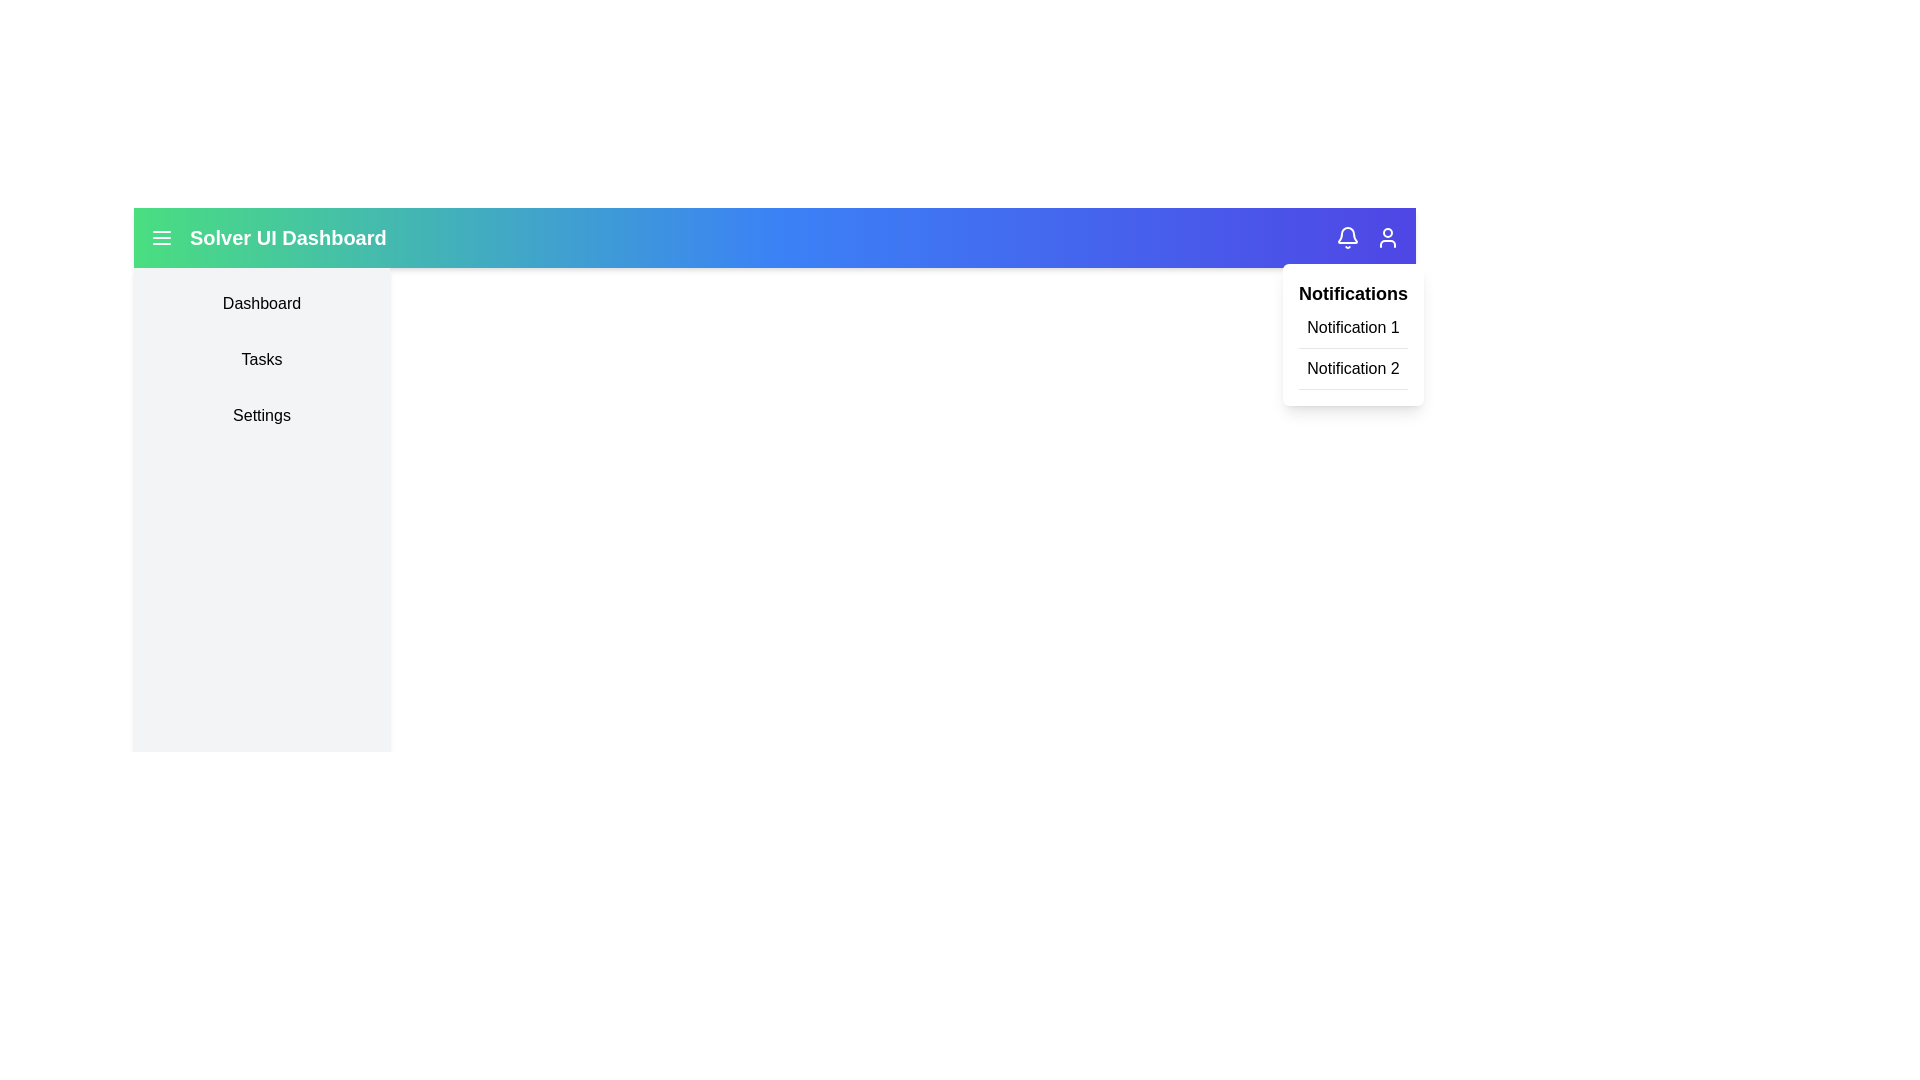  Describe the element at coordinates (287, 237) in the screenshot. I see `the title text in the navigation bar that denotes the name of the application or dashboard` at that location.